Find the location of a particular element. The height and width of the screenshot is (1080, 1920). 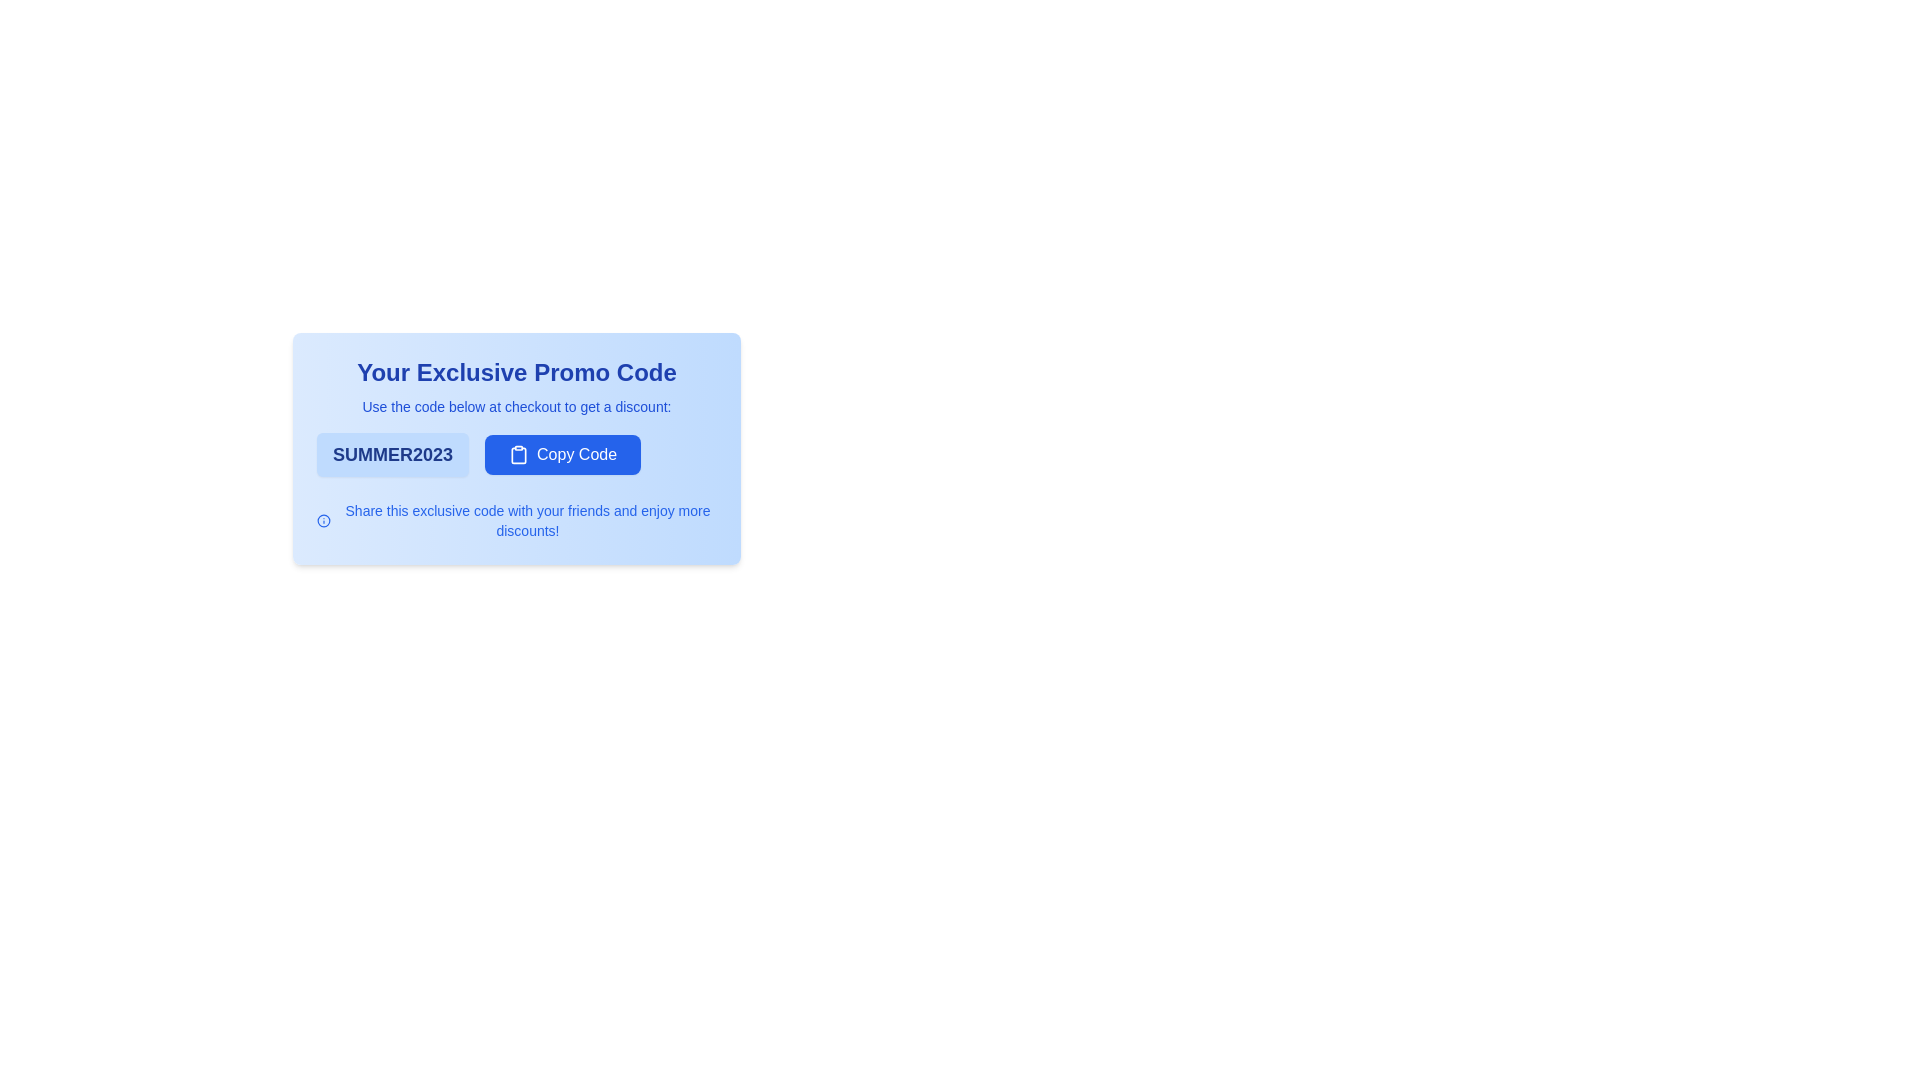

the informational text that encourages users to share the promotional code, located below the 'Copy Code' button and centered in the lower area of the blue-gradient card is located at coordinates (517, 519).